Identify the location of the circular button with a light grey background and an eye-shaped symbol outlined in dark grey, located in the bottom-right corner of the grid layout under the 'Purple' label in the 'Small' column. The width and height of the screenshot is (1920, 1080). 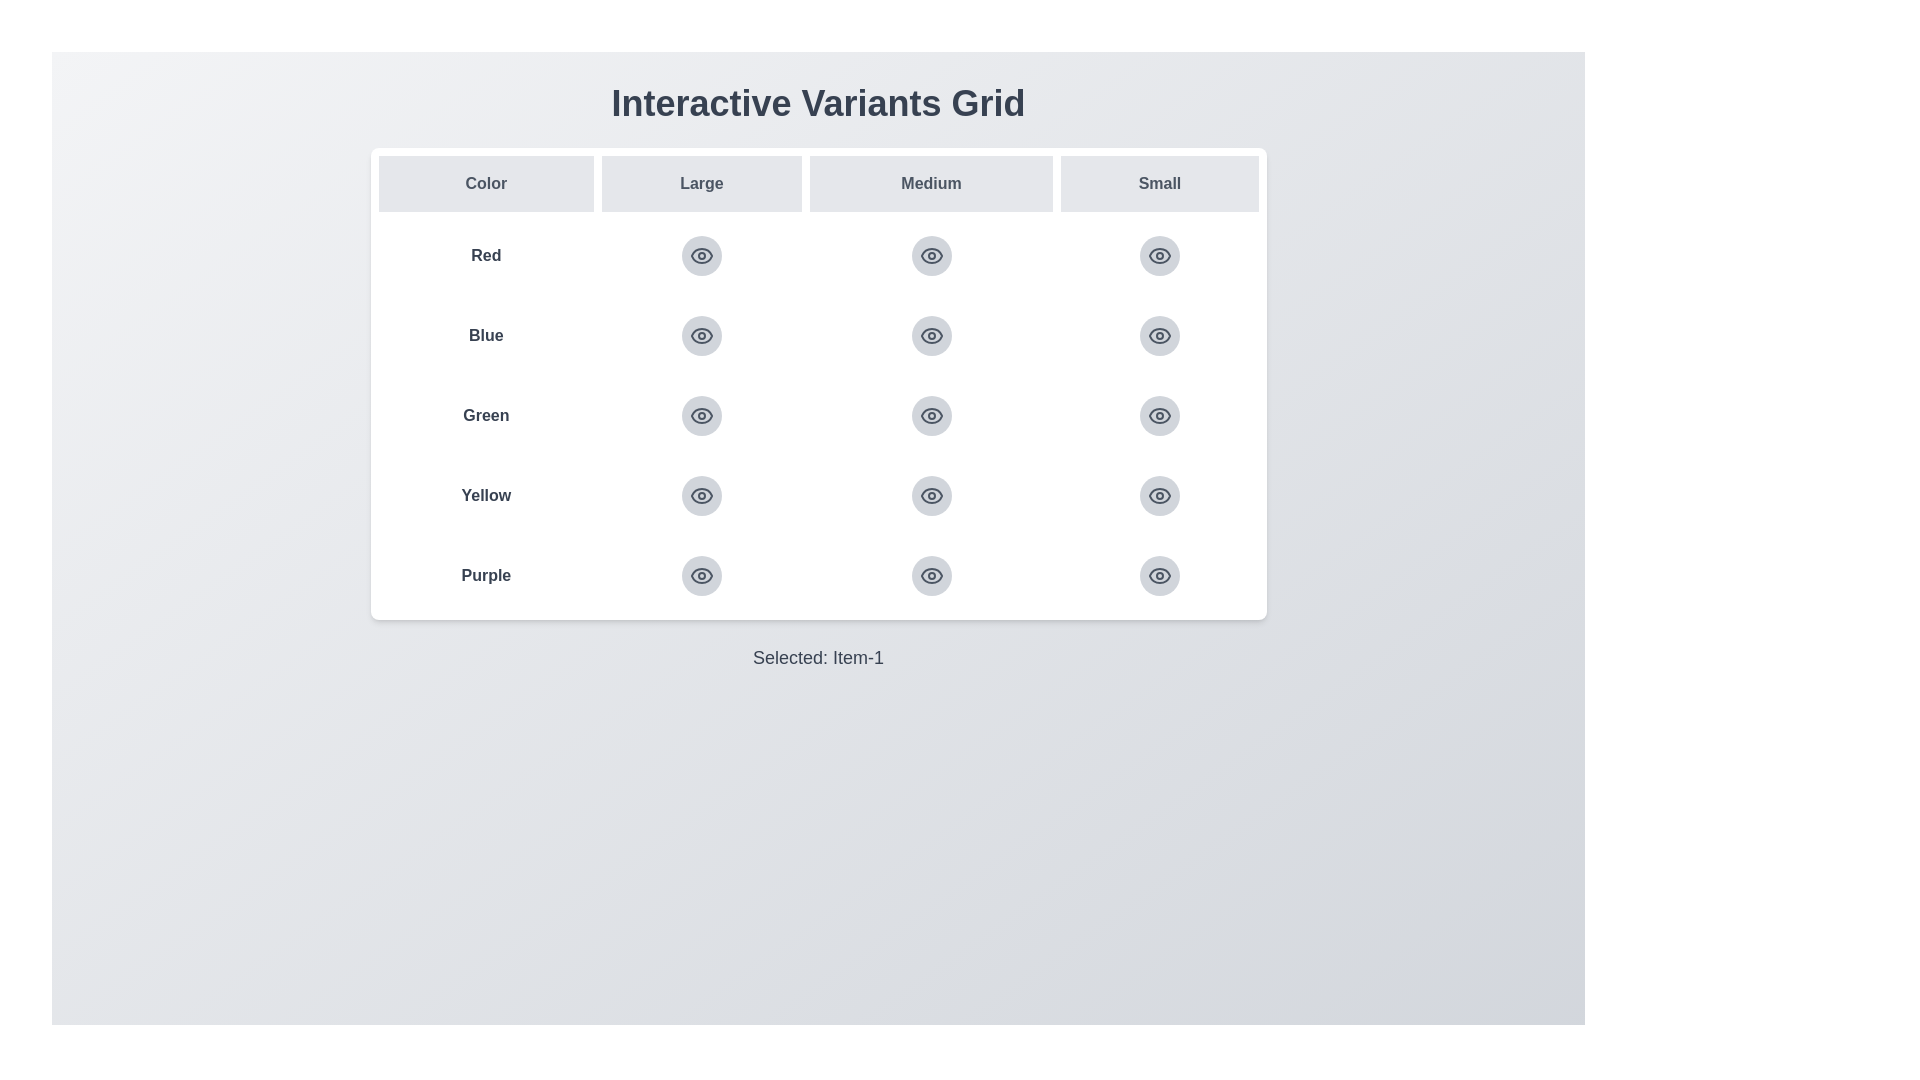
(1160, 575).